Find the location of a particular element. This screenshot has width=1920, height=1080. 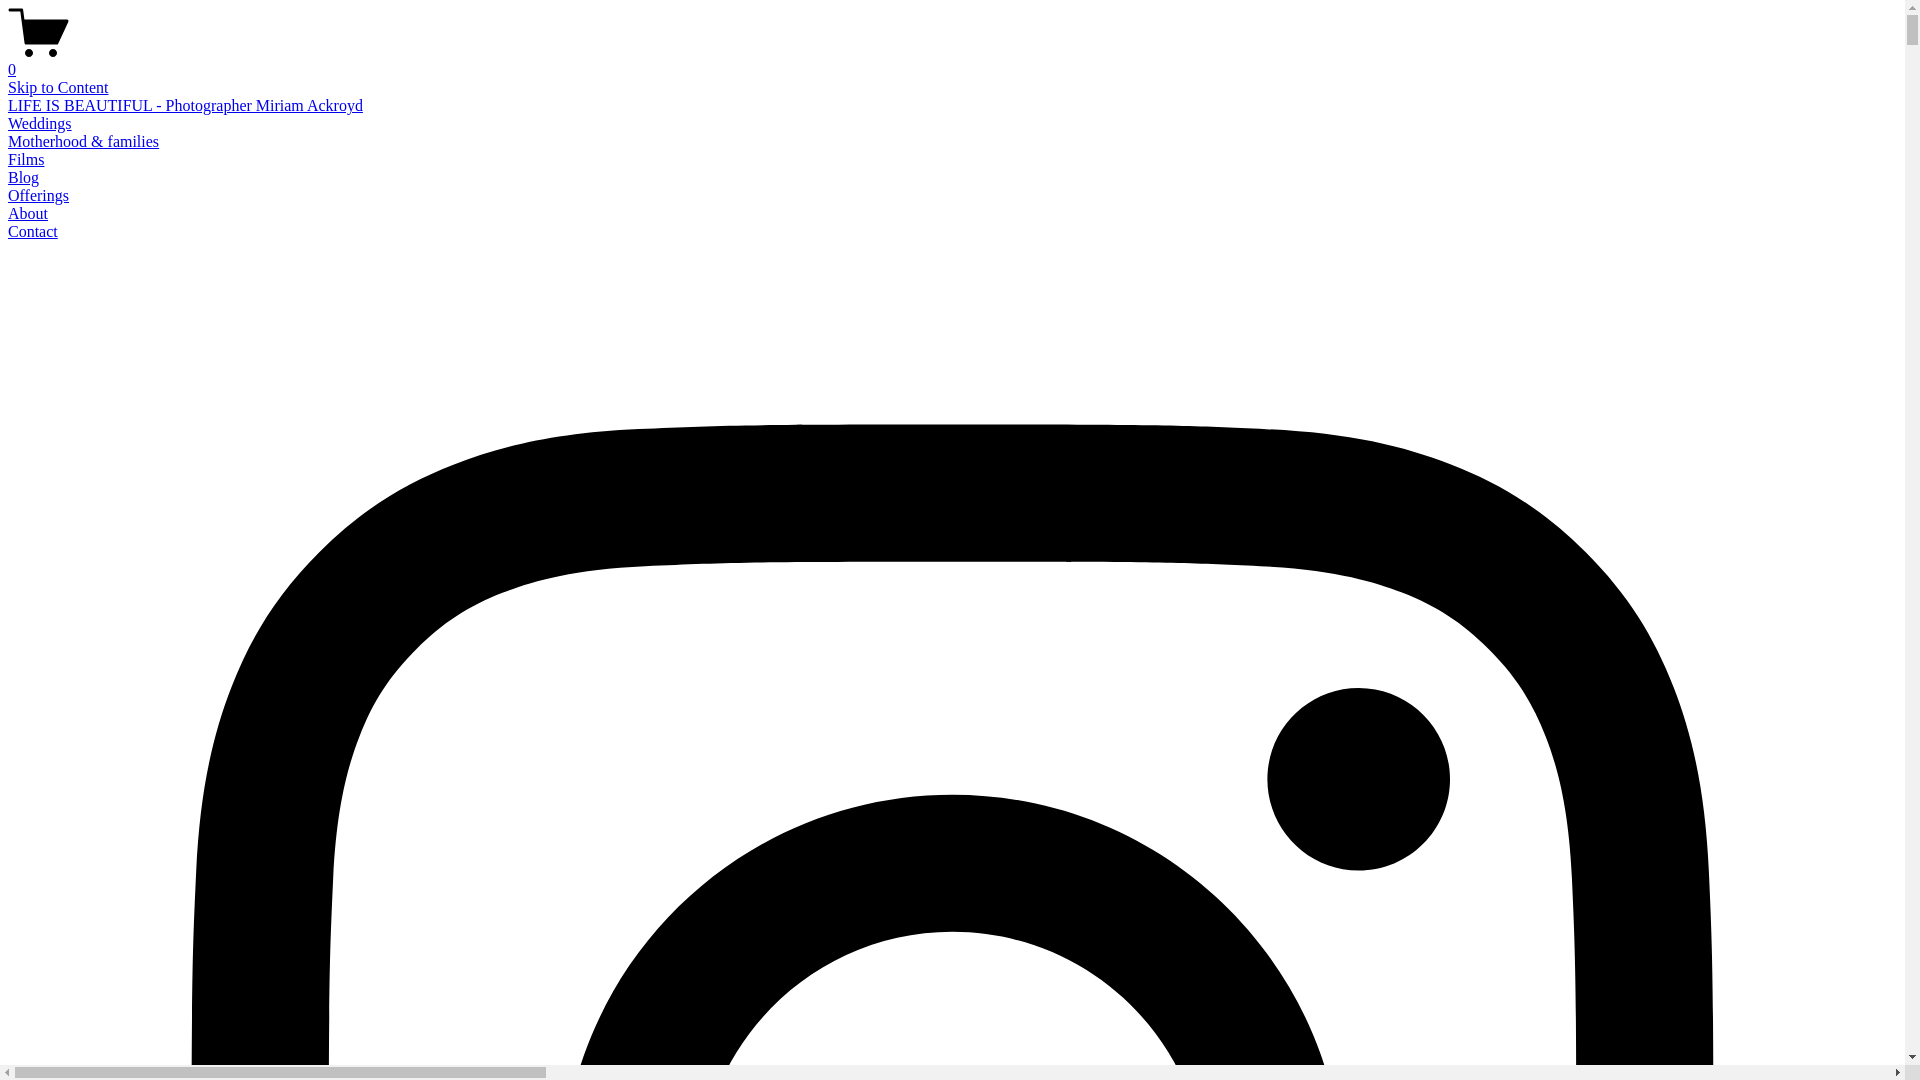

'Skip to Content' is located at coordinates (57, 86).